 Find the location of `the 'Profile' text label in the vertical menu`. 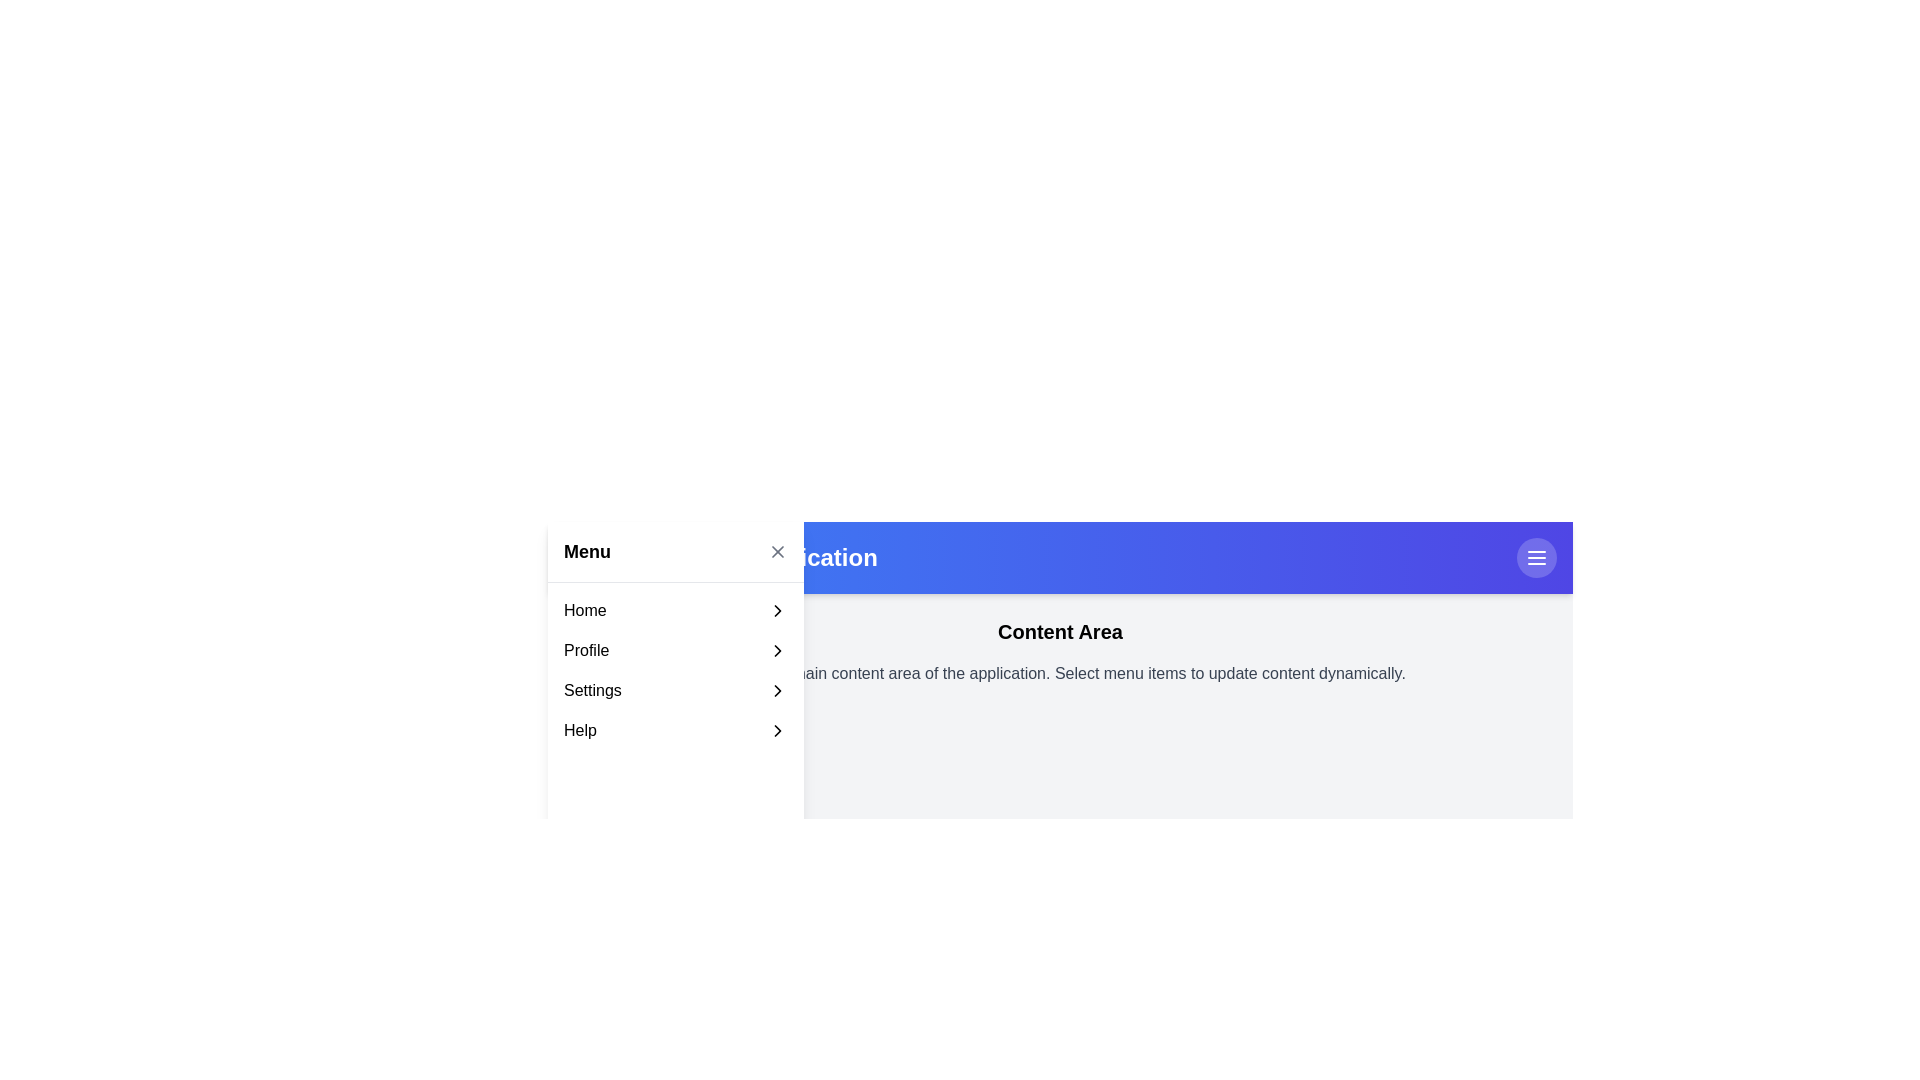

the 'Profile' text label in the vertical menu is located at coordinates (585, 651).